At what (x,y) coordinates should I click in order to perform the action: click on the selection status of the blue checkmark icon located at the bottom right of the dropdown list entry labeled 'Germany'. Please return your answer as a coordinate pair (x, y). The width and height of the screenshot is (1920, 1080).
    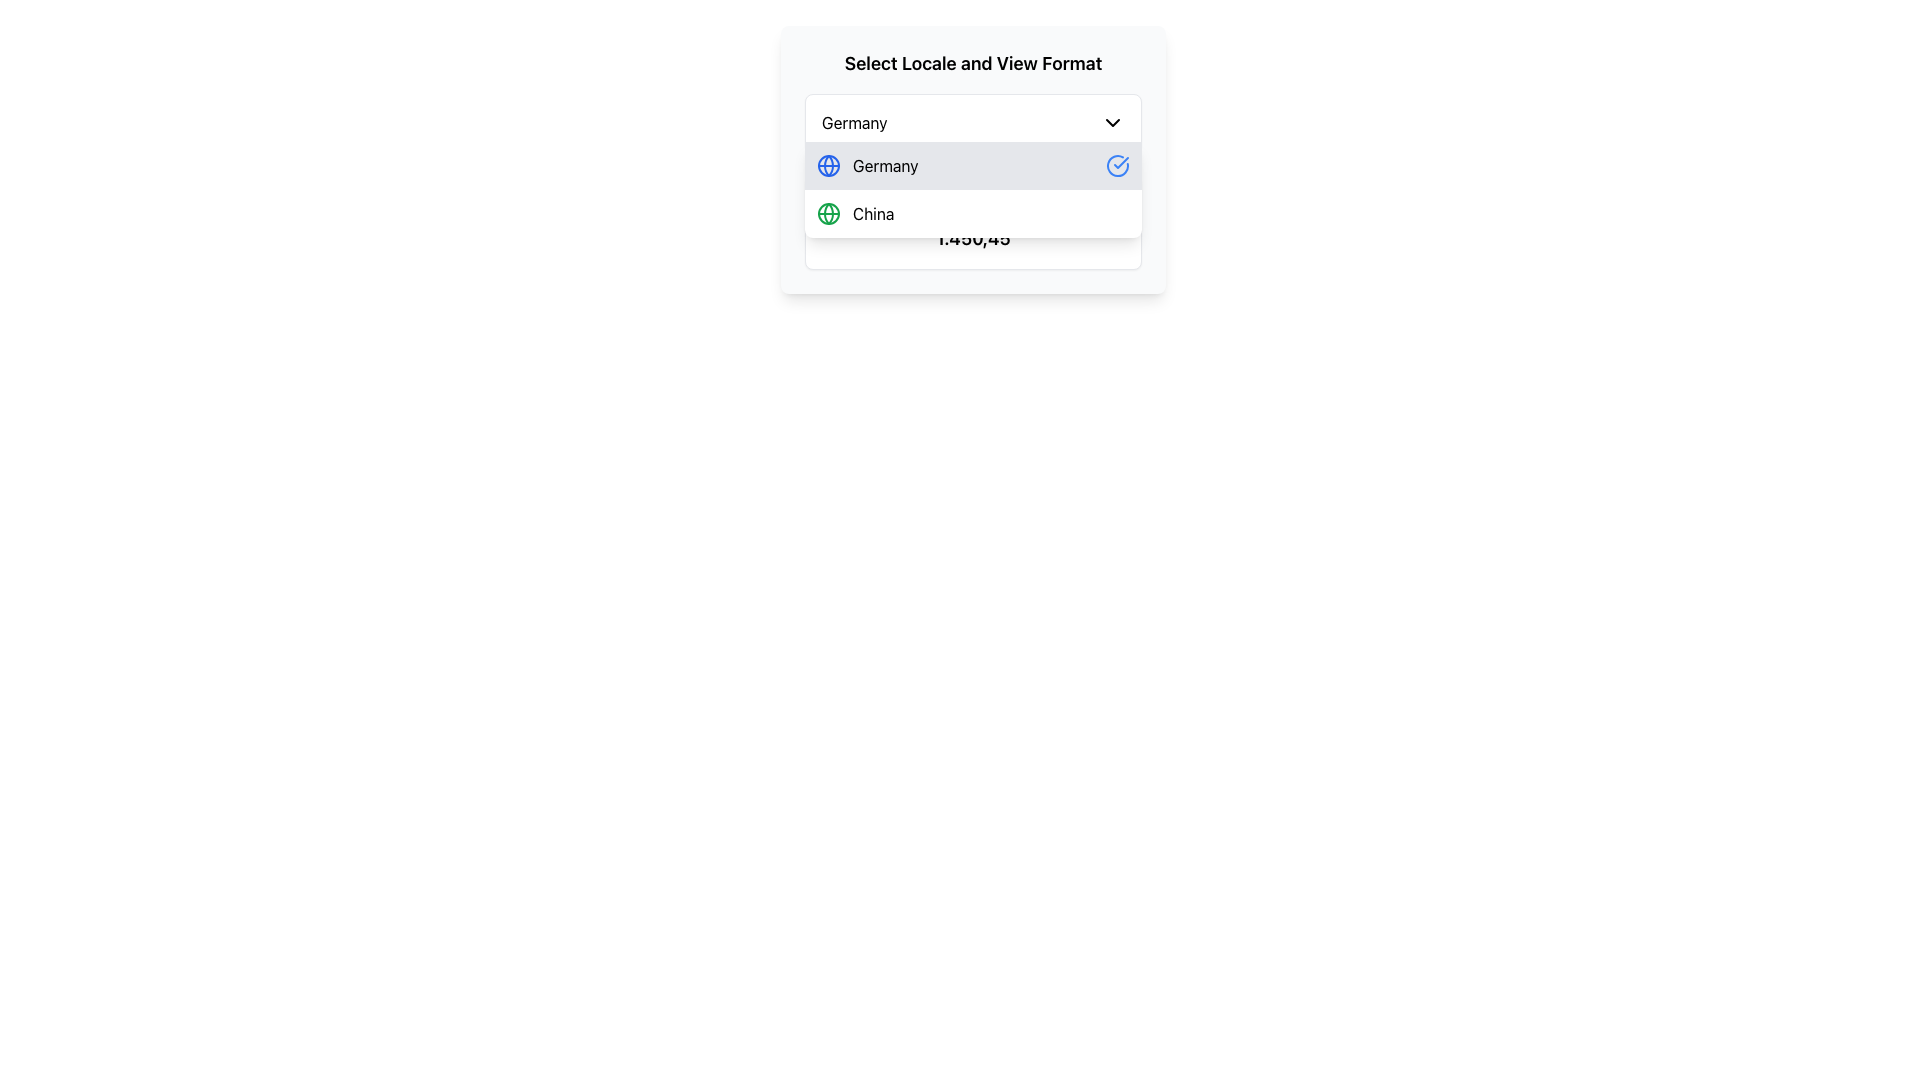
    Looking at the image, I should click on (1121, 161).